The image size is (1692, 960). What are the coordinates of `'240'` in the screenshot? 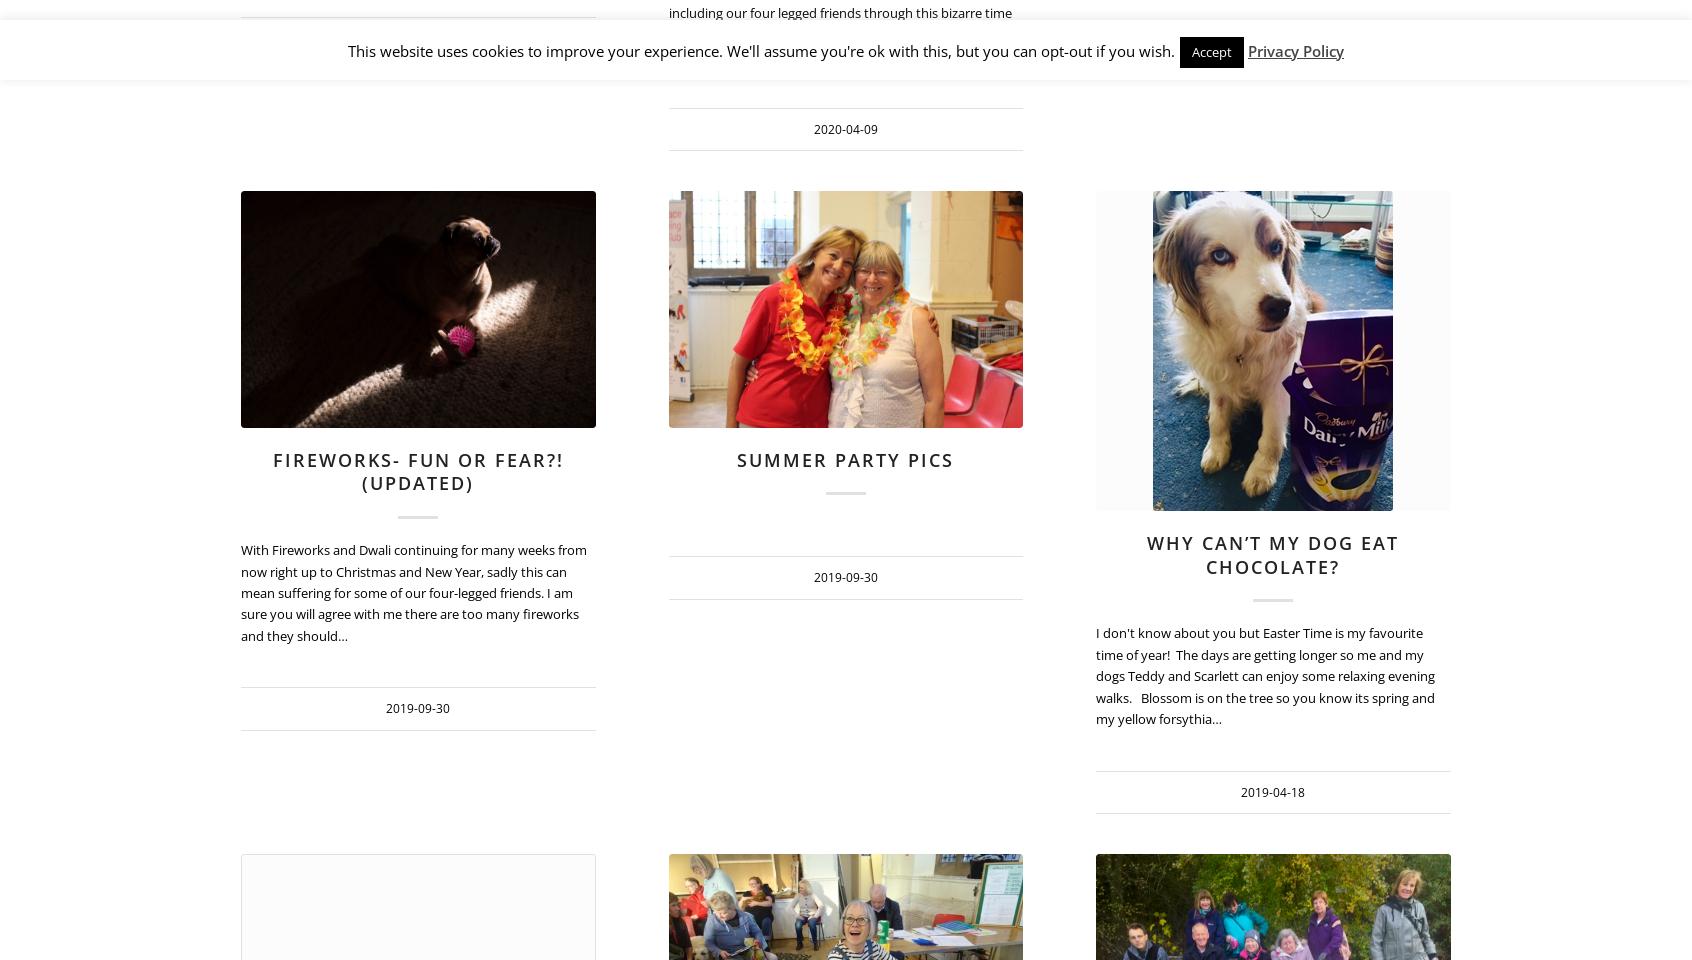 It's located at (1484, 243).